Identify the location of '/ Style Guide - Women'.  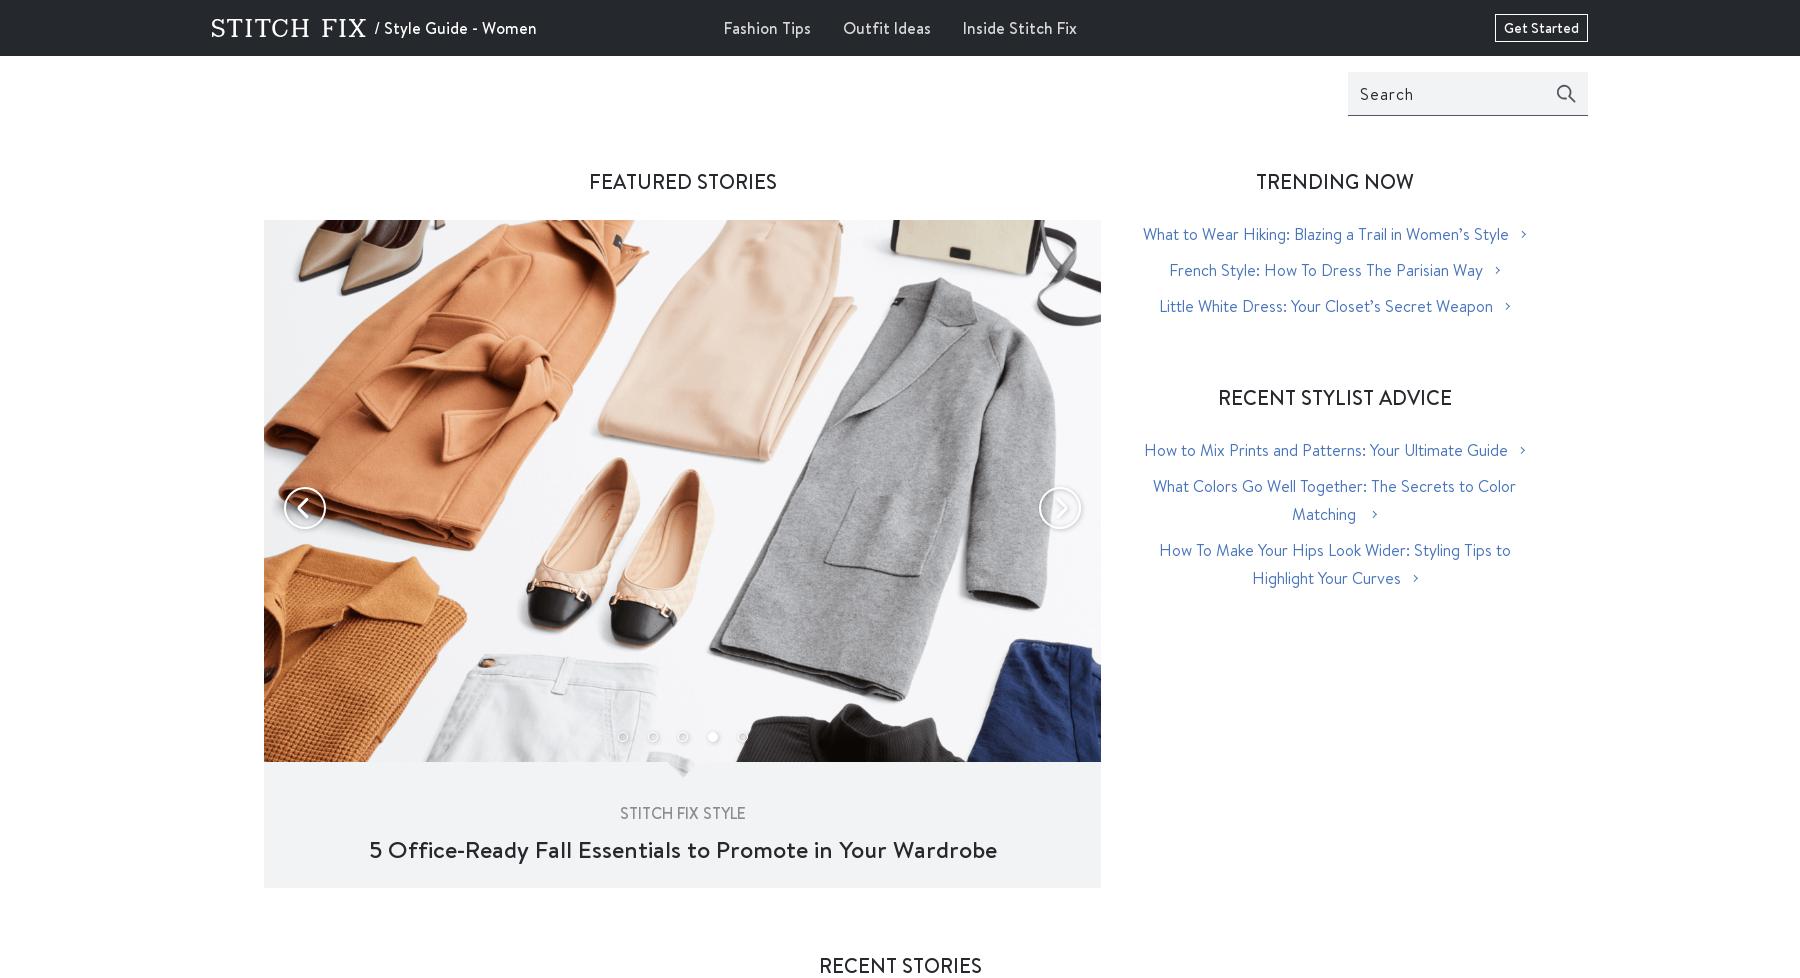
(374, 27).